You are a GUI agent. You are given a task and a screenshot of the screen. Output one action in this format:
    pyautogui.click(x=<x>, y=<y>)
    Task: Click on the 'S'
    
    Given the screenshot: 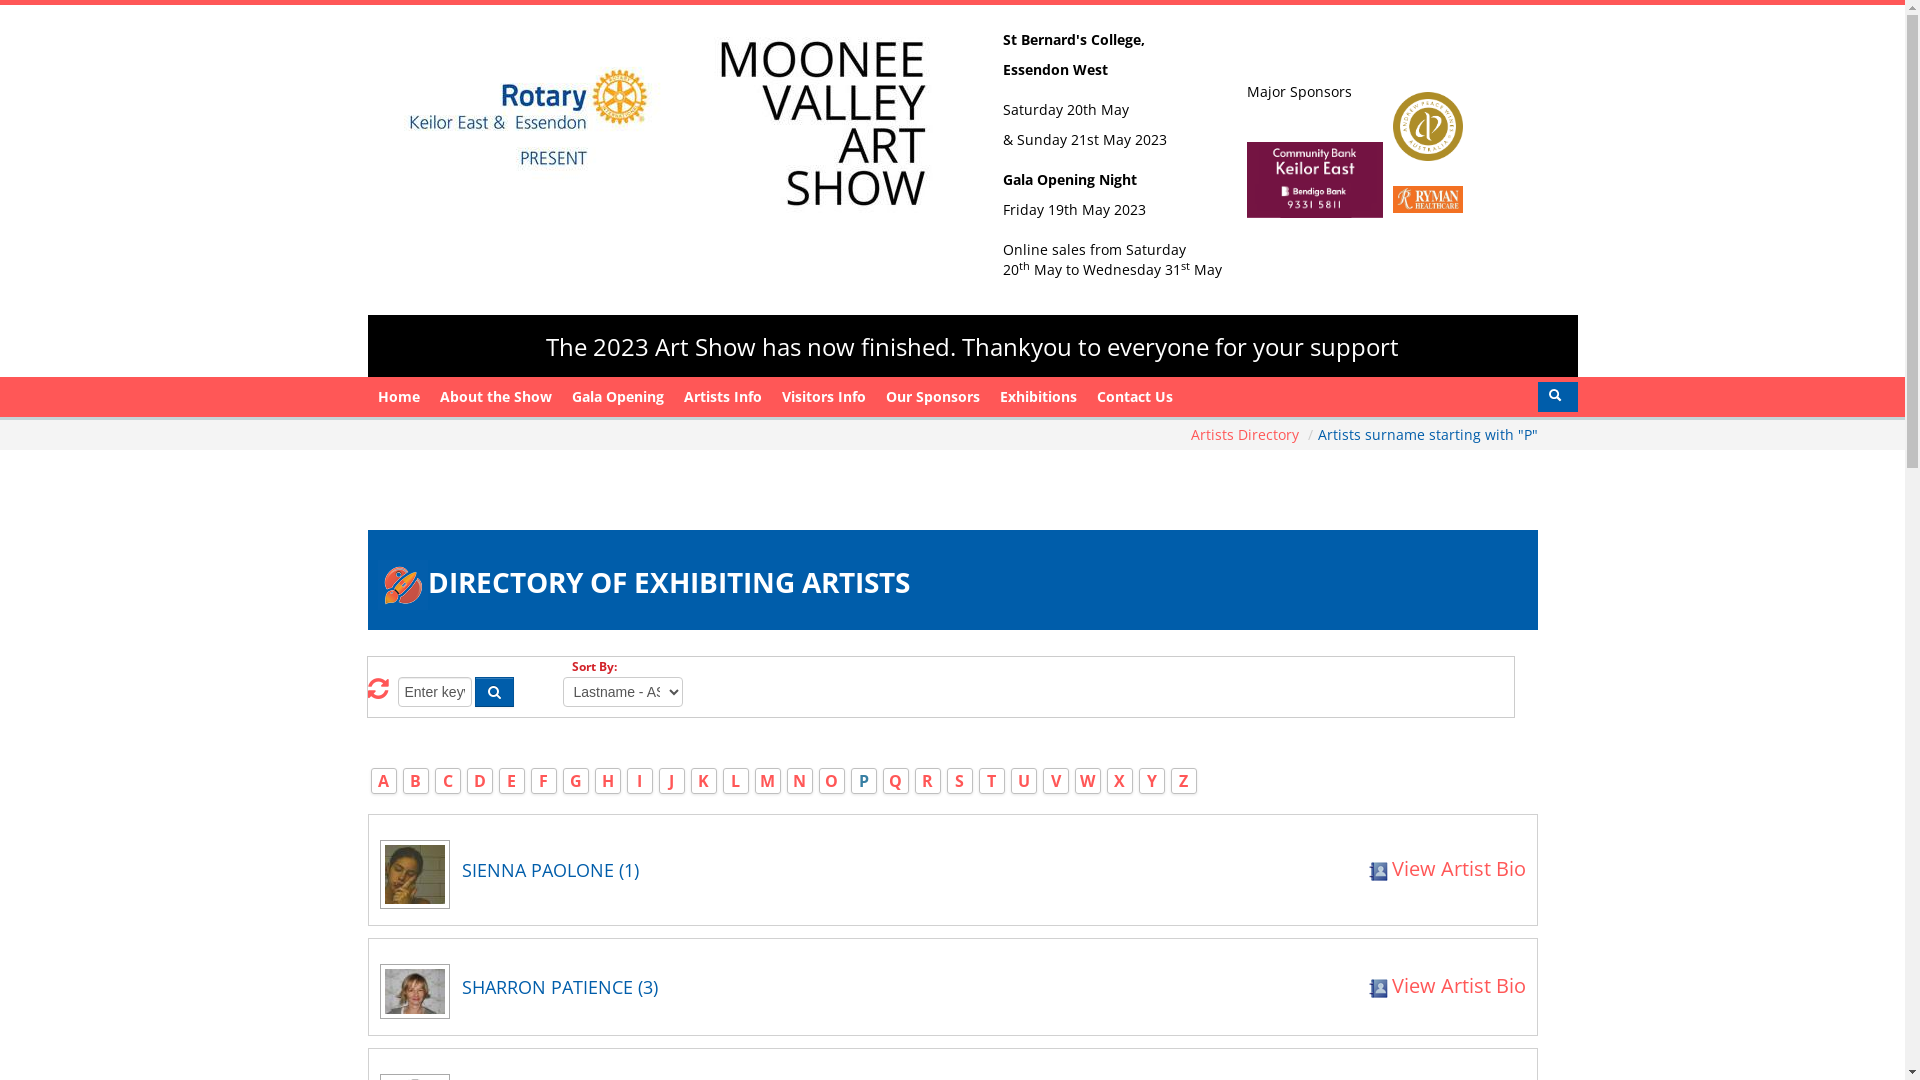 What is the action you would take?
    pyautogui.click(x=958, y=779)
    